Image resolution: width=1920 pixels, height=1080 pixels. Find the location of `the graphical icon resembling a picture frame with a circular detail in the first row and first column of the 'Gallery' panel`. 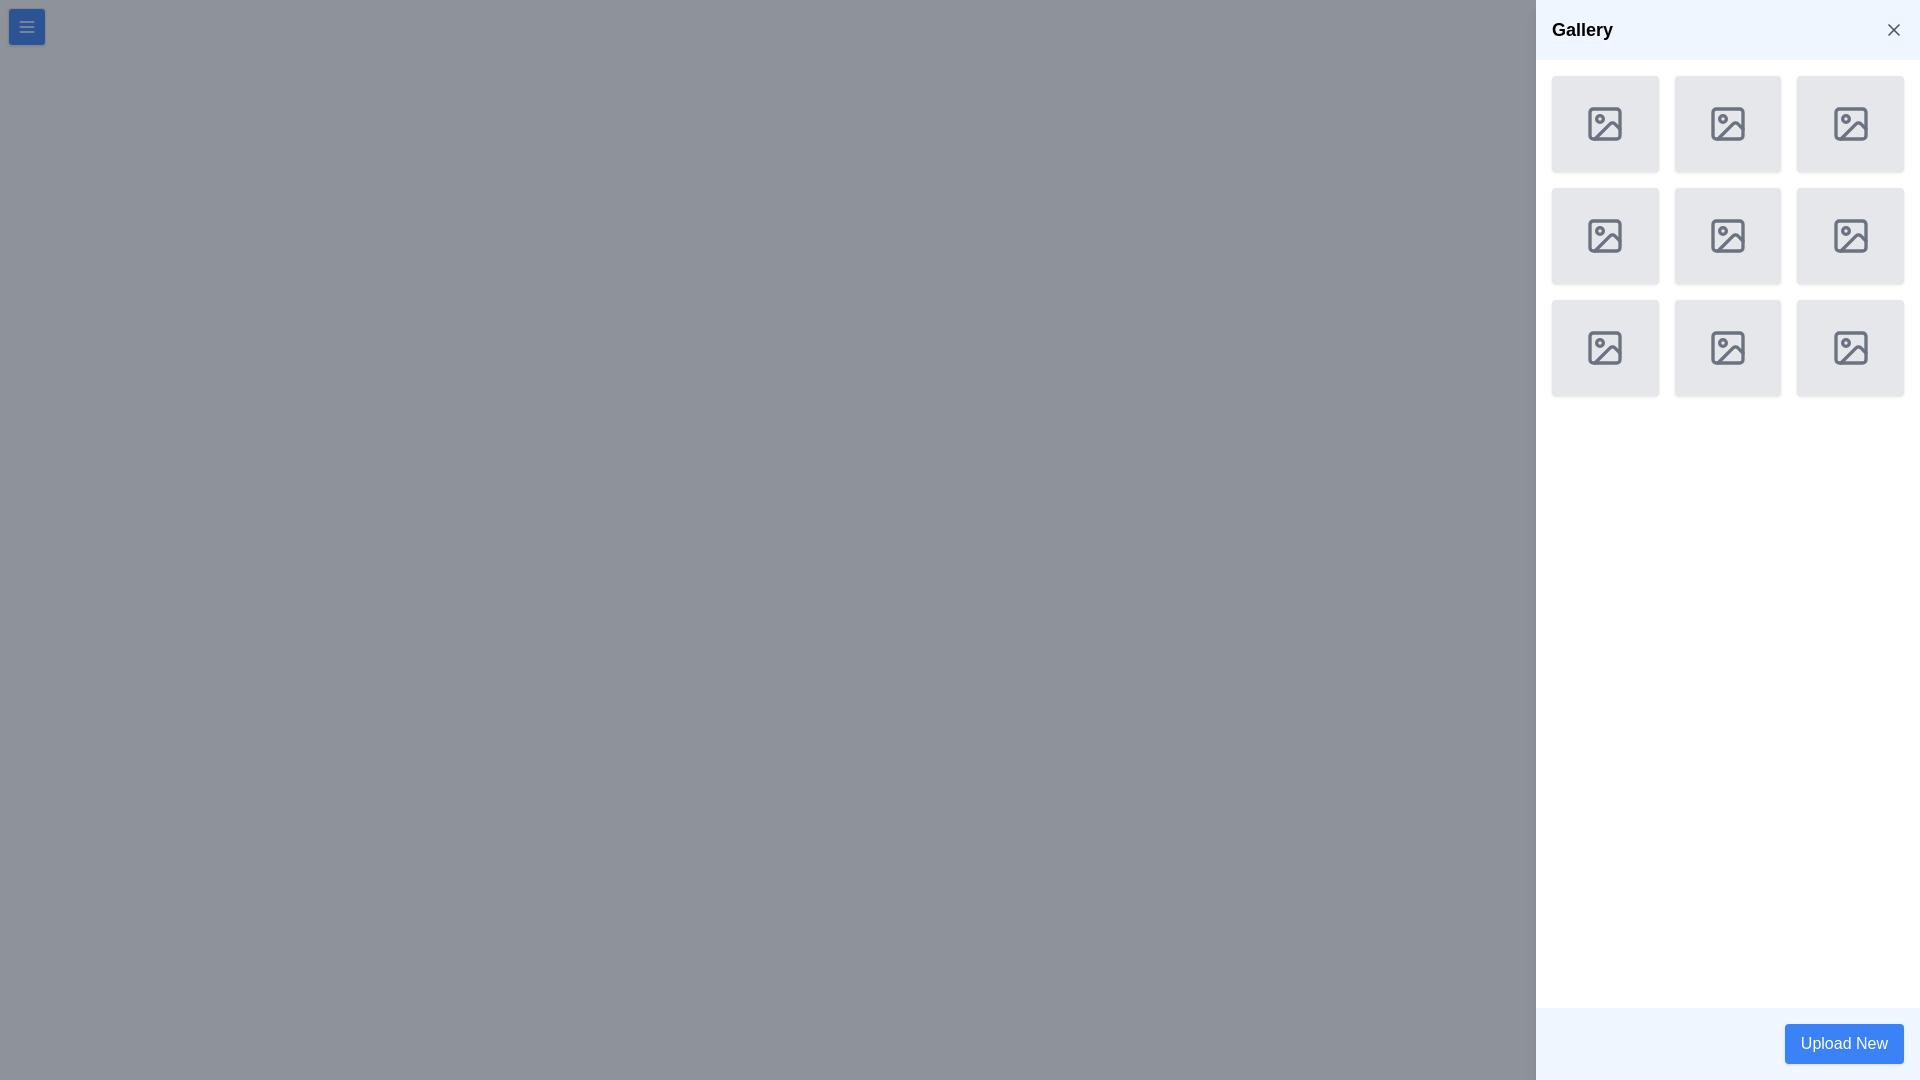

the graphical icon resembling a picture frame with a circular detail in the first row and first column of the 'Gallery' panel is located at coordinates (1605, 123).